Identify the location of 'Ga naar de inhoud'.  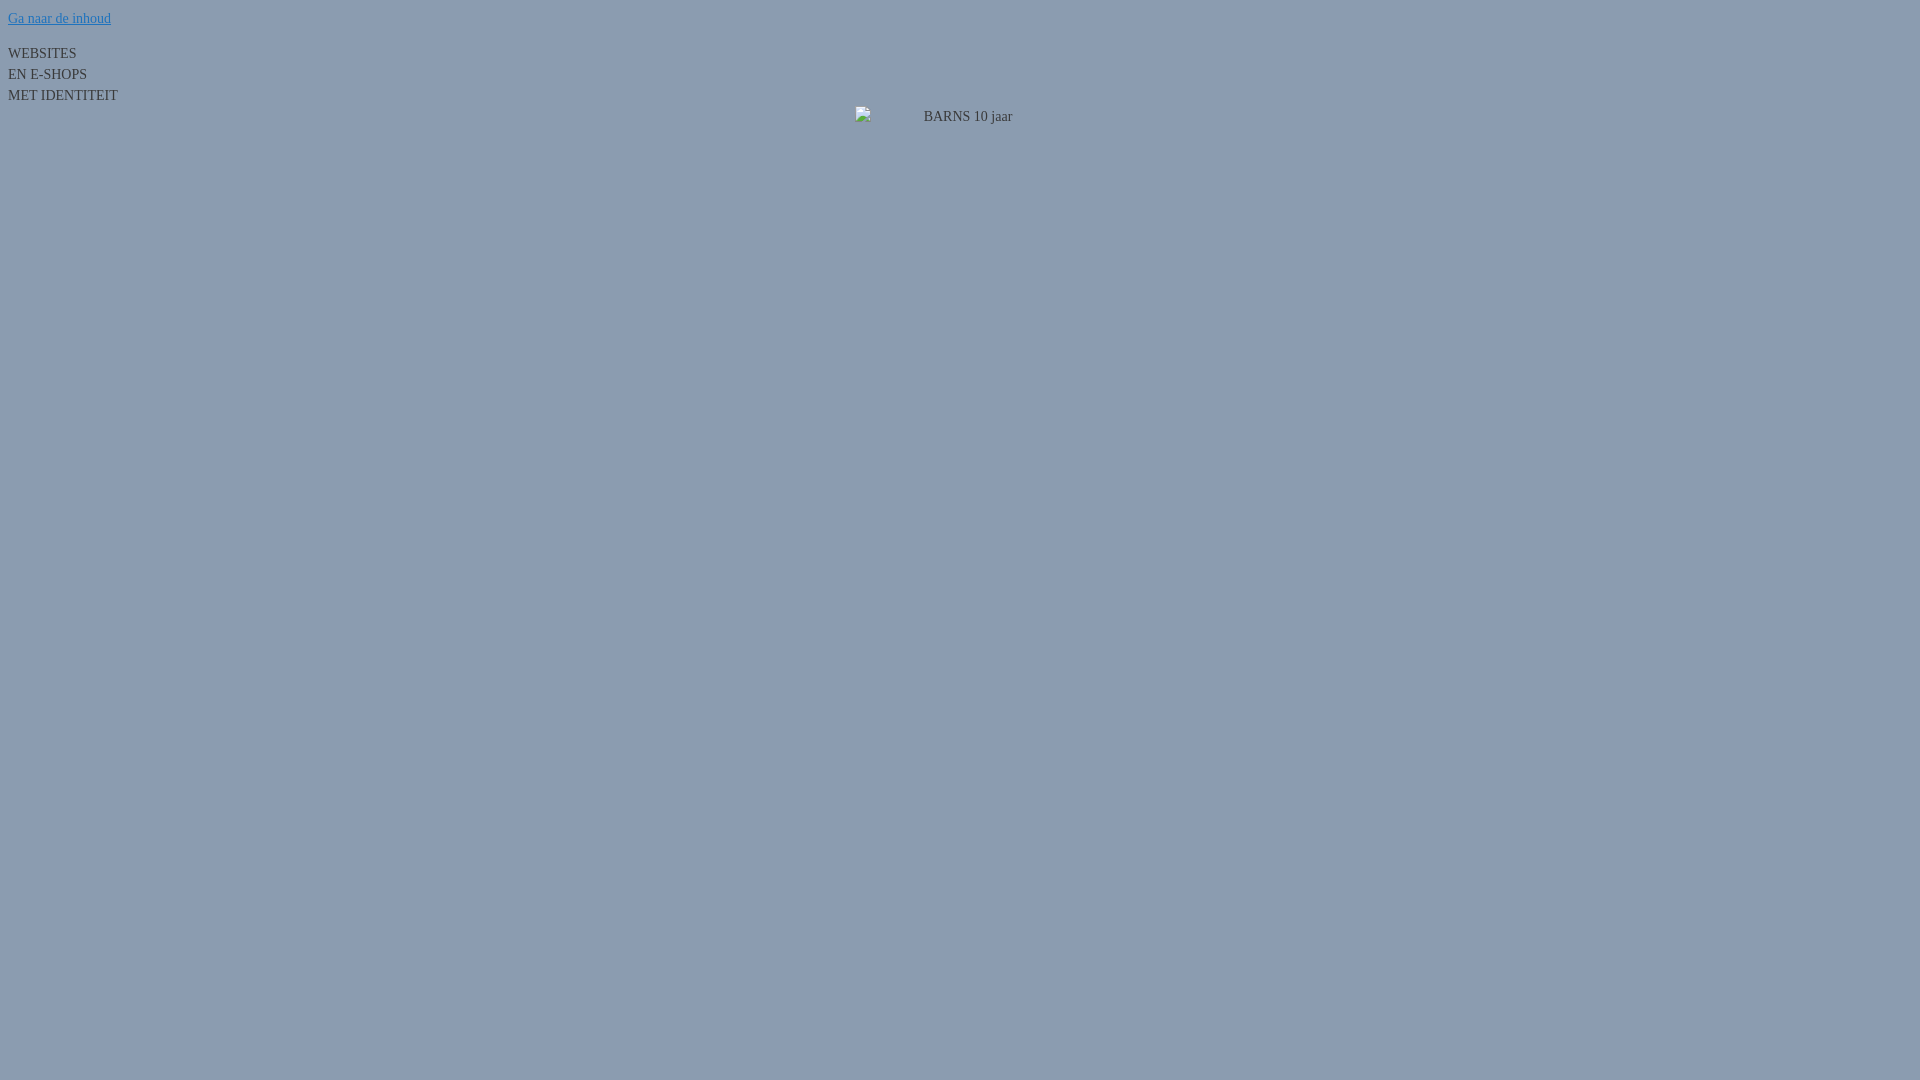
(59, 18).